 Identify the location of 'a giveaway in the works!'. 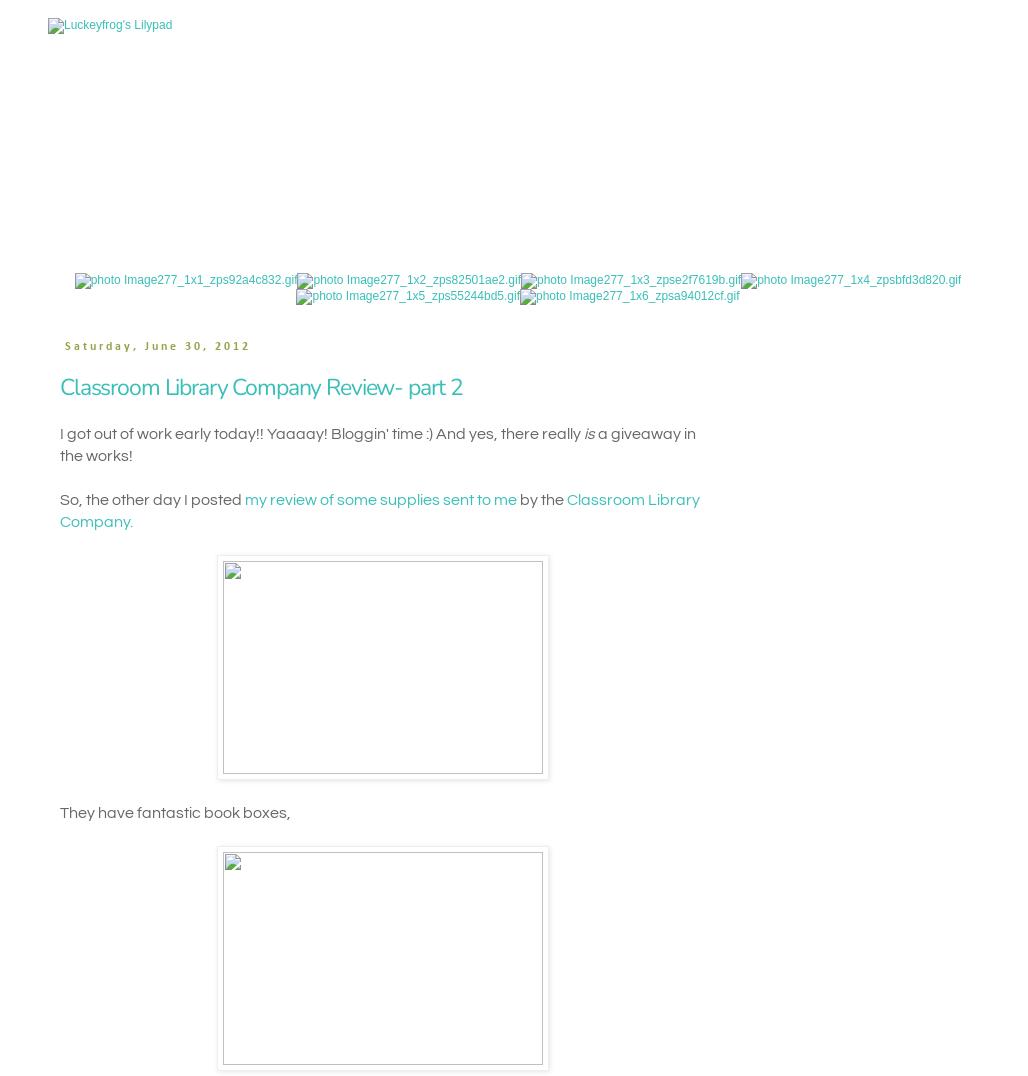
(376, 445).